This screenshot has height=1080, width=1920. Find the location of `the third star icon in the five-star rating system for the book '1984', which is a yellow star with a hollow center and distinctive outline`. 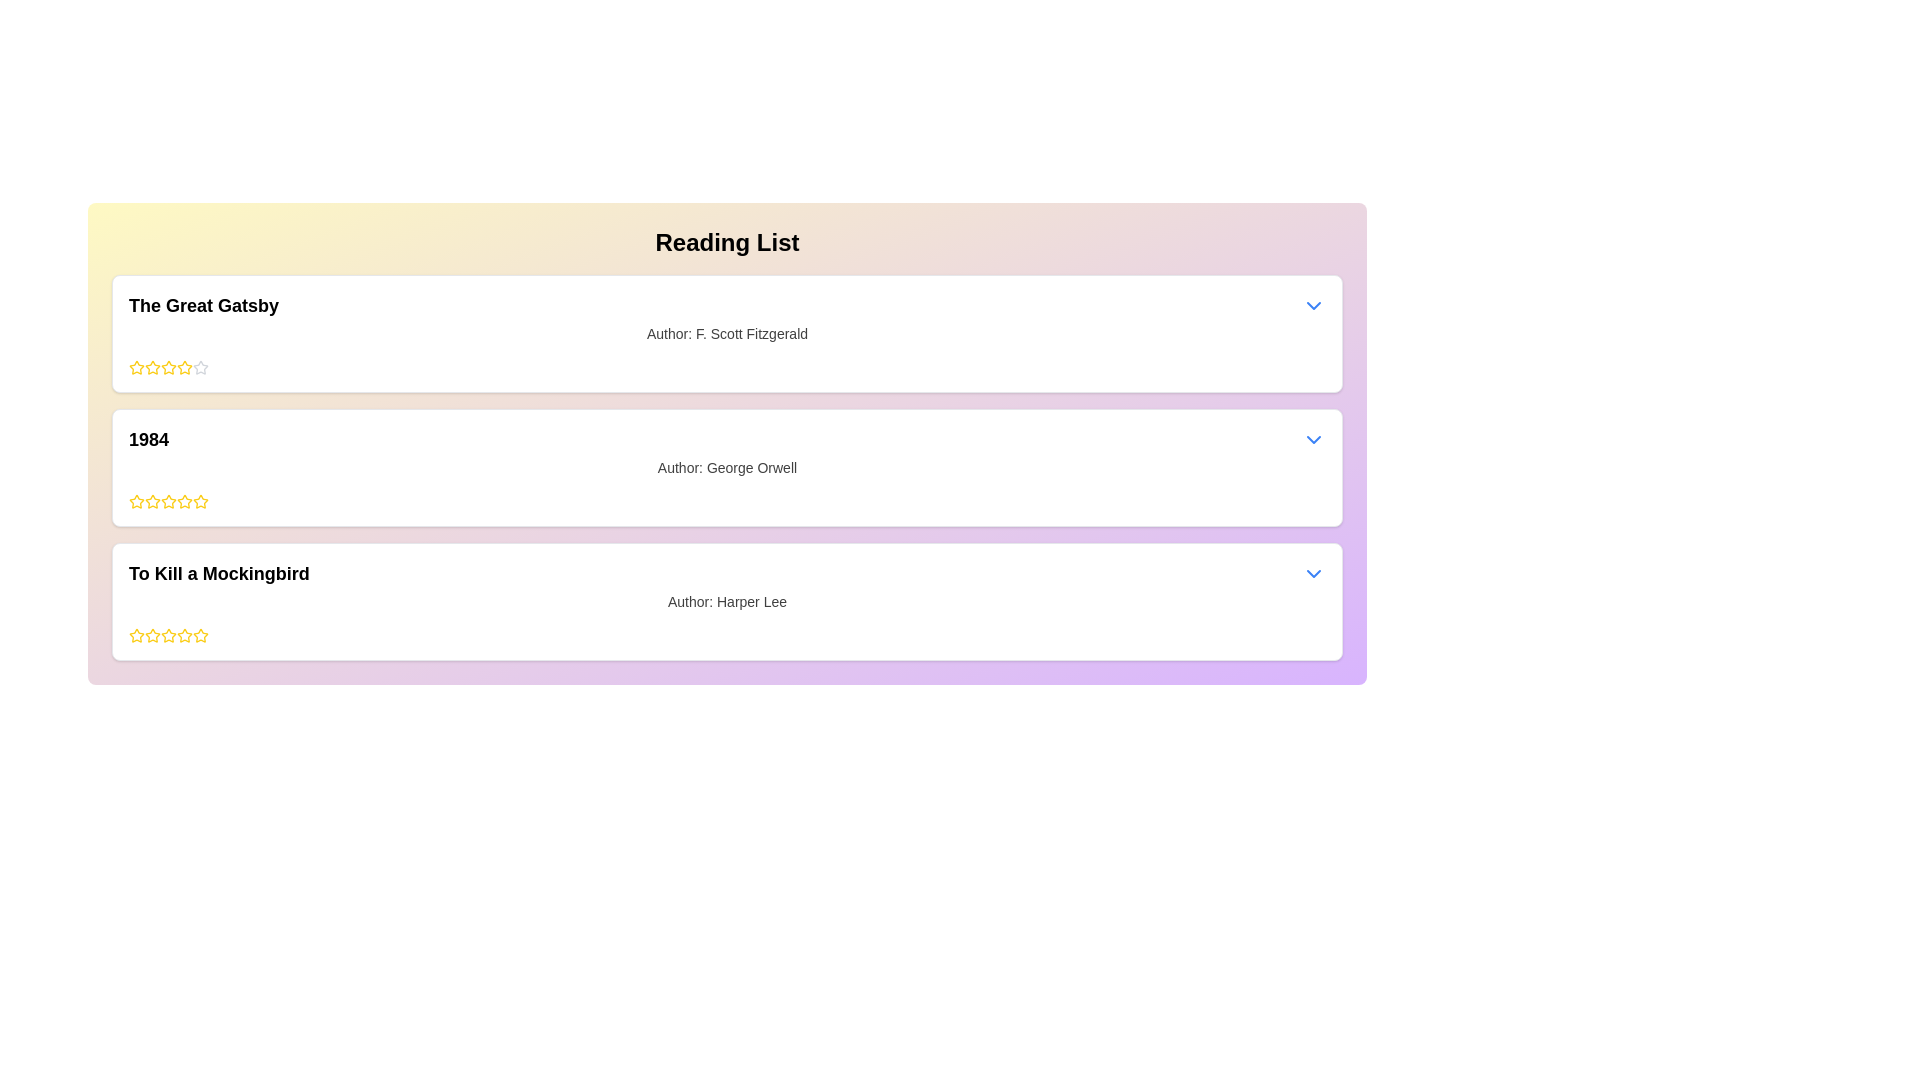

the third star icon in the five-star rating system for the book '1984', which is a yellow star with a hollow center and distinctive outline is located at coordinates (185, 500).